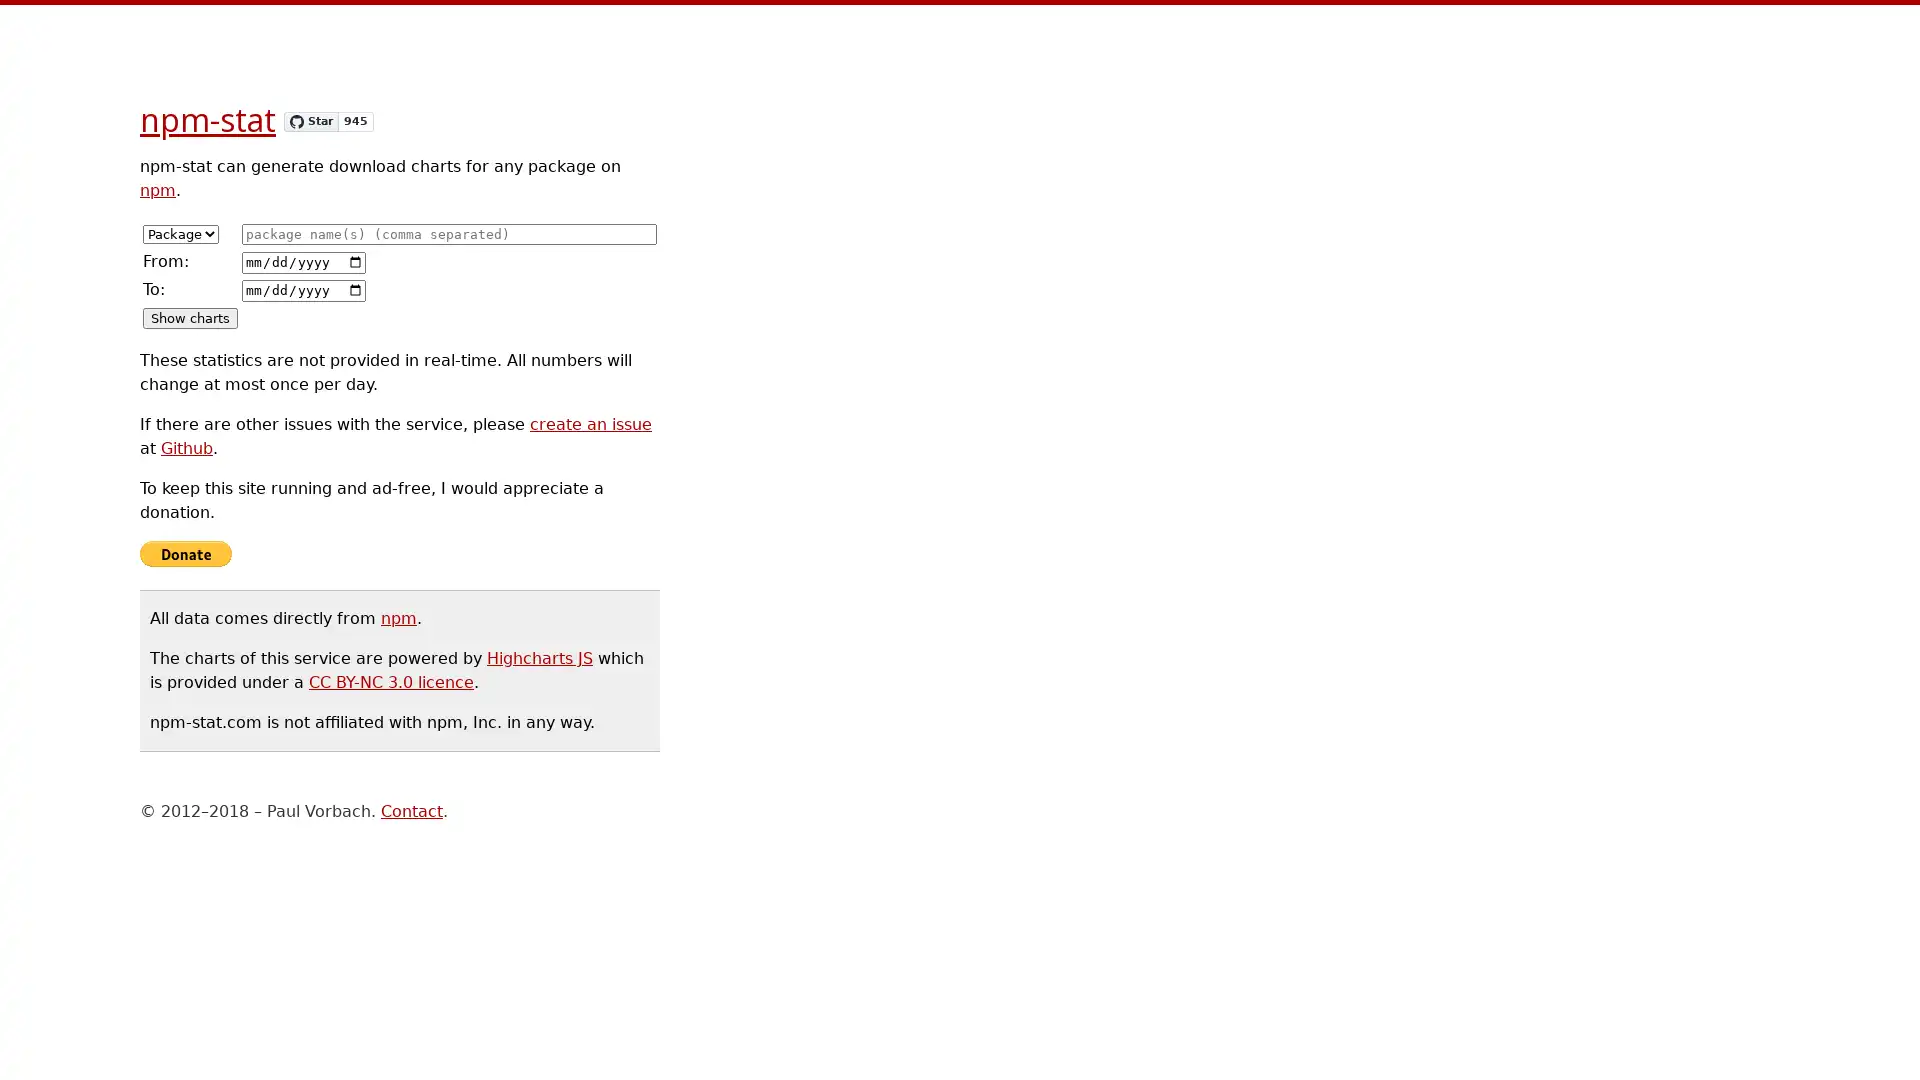 The width and height of the screenshot is (1920, 1080). What do you see at coordinates (190, 317) in the screenshot?
I see `Show charts` at bounding box center [190, 317].